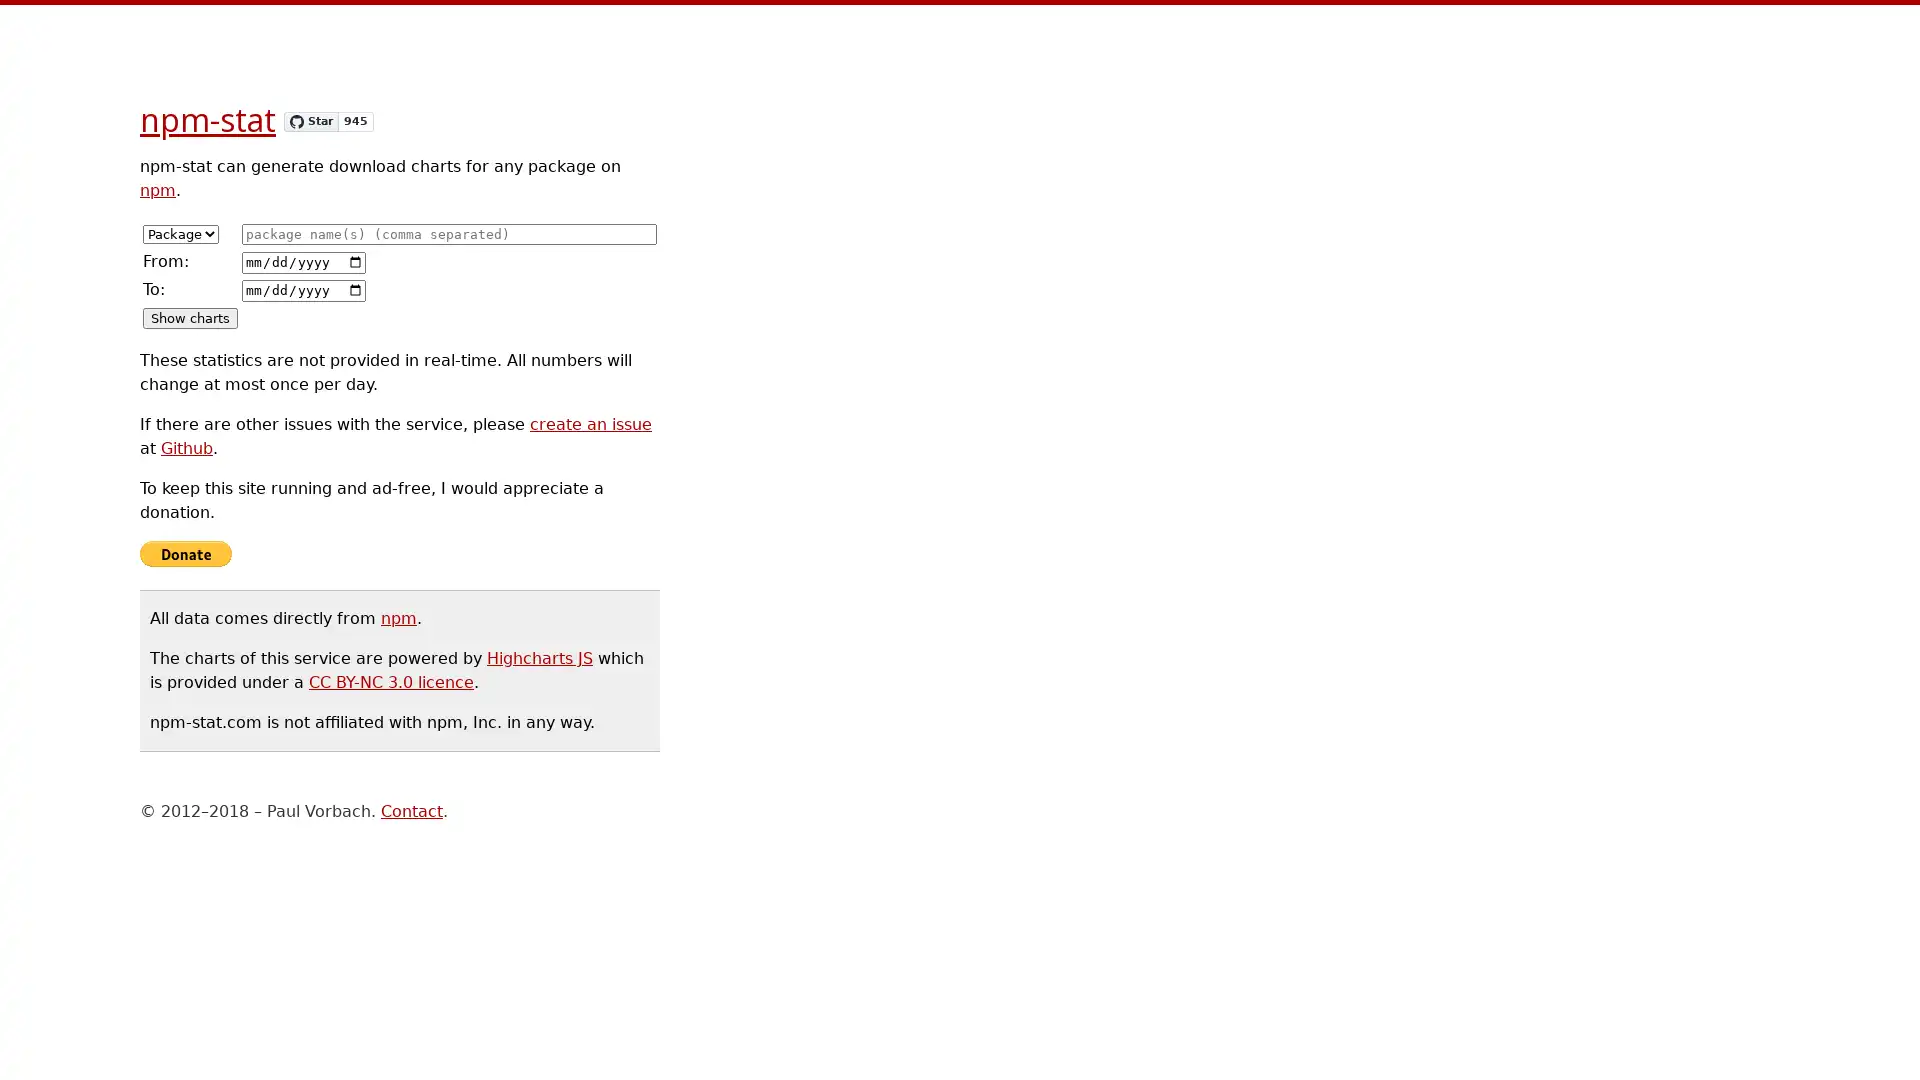 The width and height of the screenshot is (1920, 1080). What do you see at coordinates (190, 317) in the screenshot?
I see `Show charts` at bounding box center [190, 317].